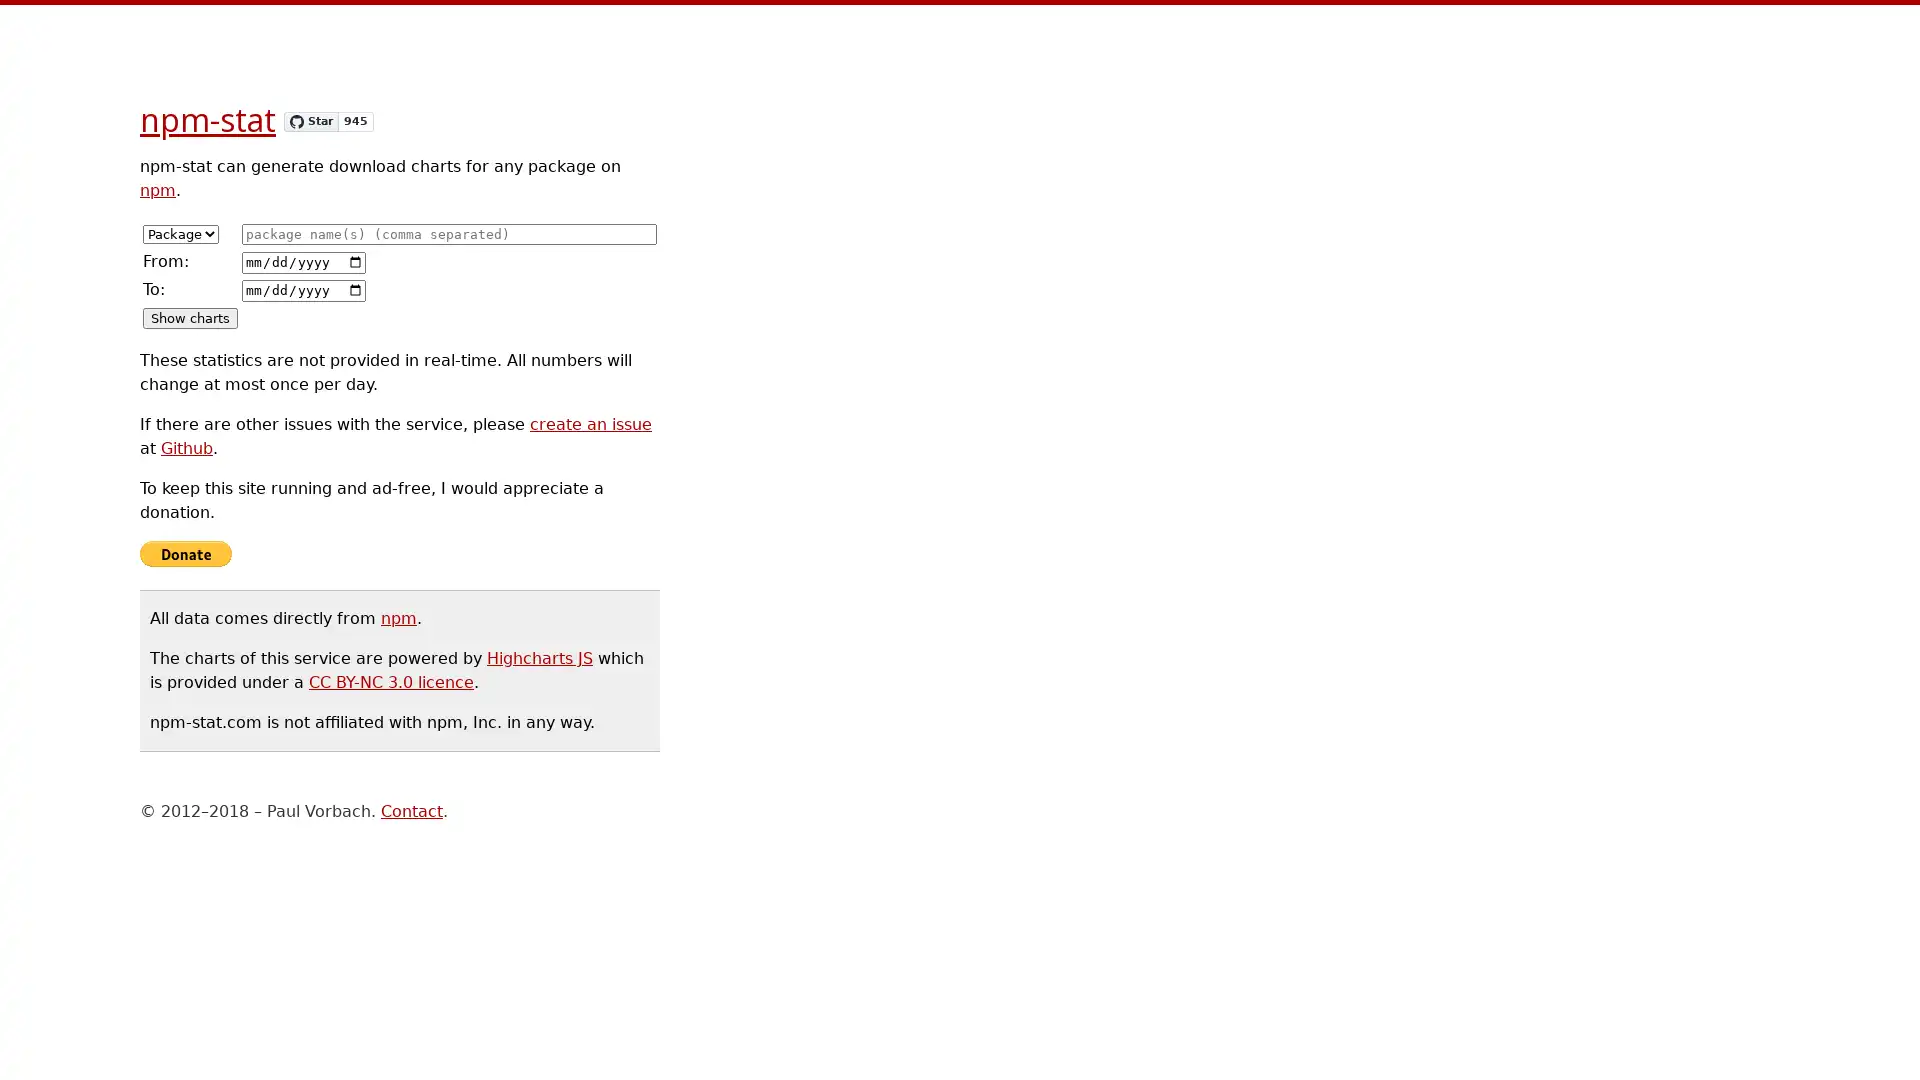 The width and height of the screenshot is (1920, 1080). What do you see at coordinates (190, 317) in the screenshot?
I see `Show charts` at bounding box center [190, 317].